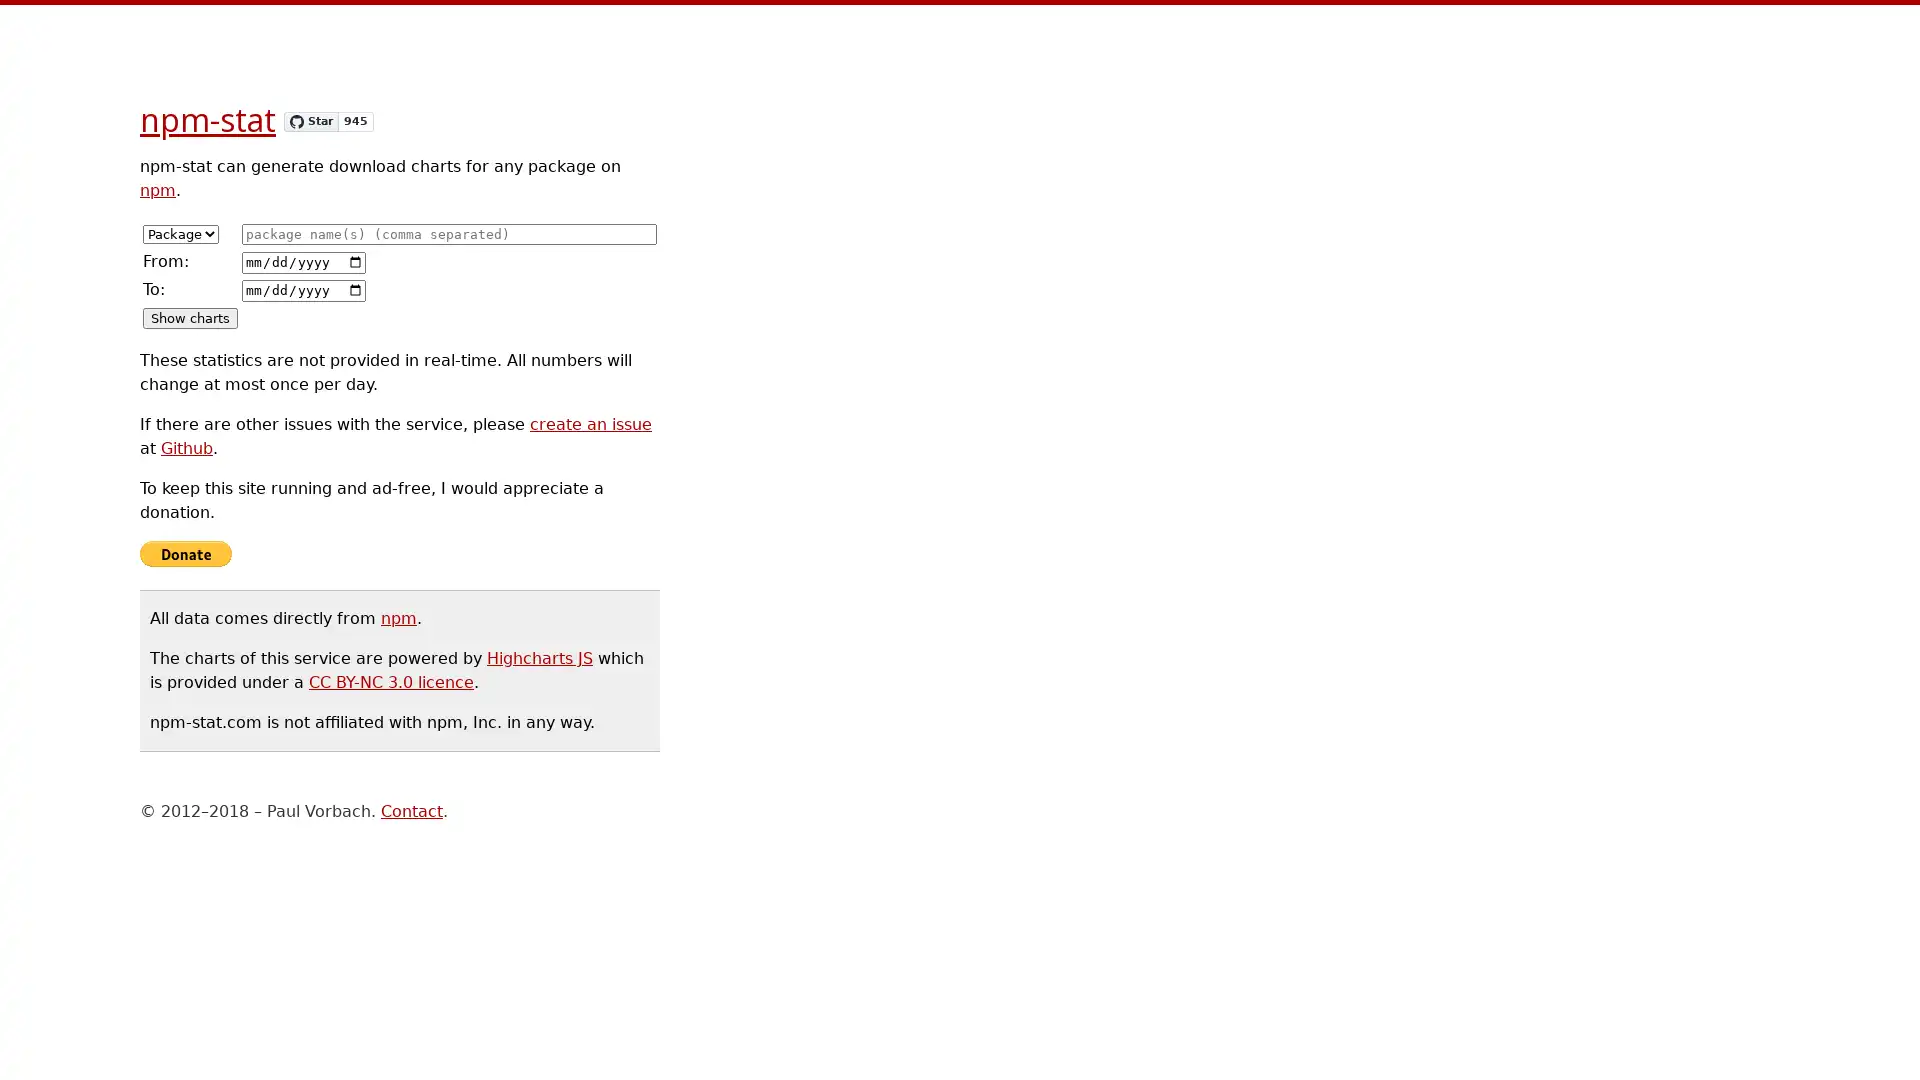 The width and height of the screenshot is (1920, 1080). What do you see at coordinates (190, 317) in the screenshot?
I see `Show charts` at bounding box center [190, 317].